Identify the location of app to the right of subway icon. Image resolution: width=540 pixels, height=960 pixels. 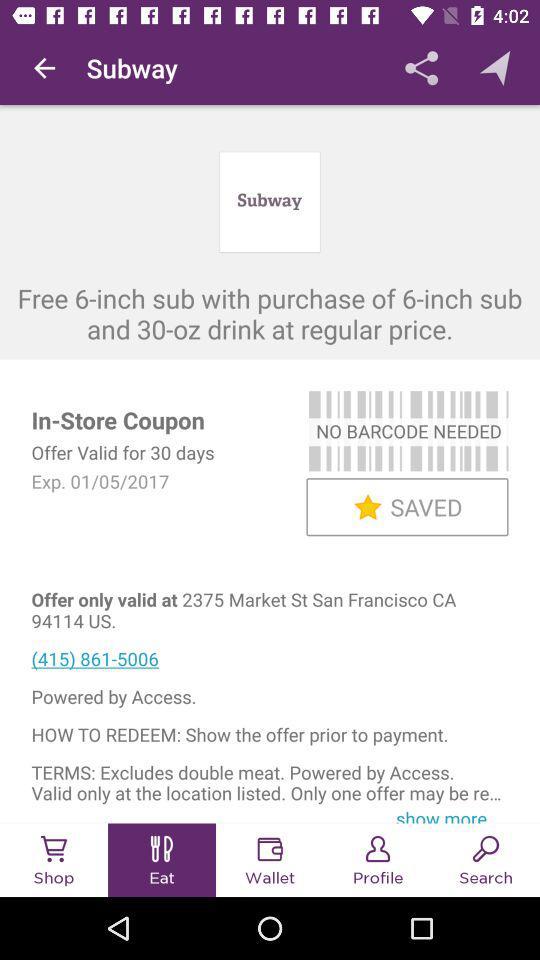
(420, 68).